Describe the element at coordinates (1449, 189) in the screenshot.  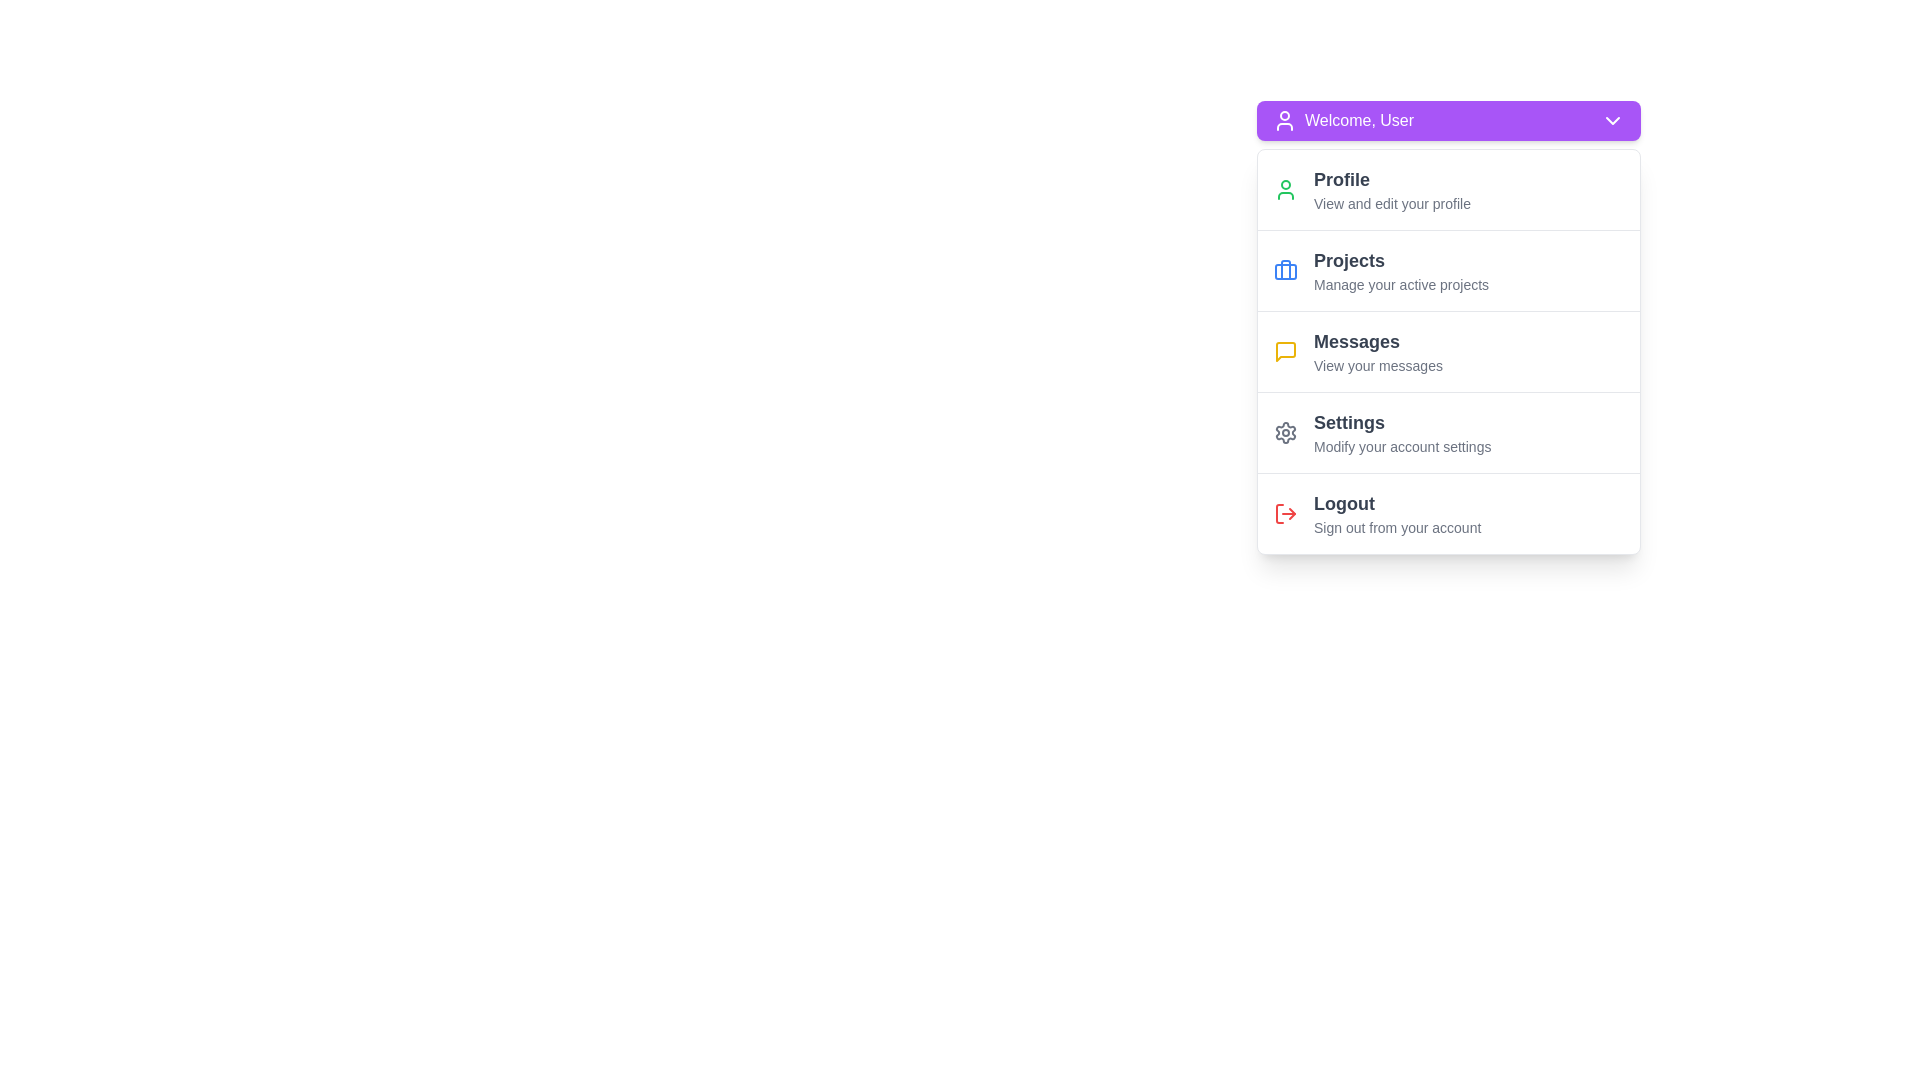
I see `the first menu item below the 'Welcome, User' header to trigger the hover effect` at that location.